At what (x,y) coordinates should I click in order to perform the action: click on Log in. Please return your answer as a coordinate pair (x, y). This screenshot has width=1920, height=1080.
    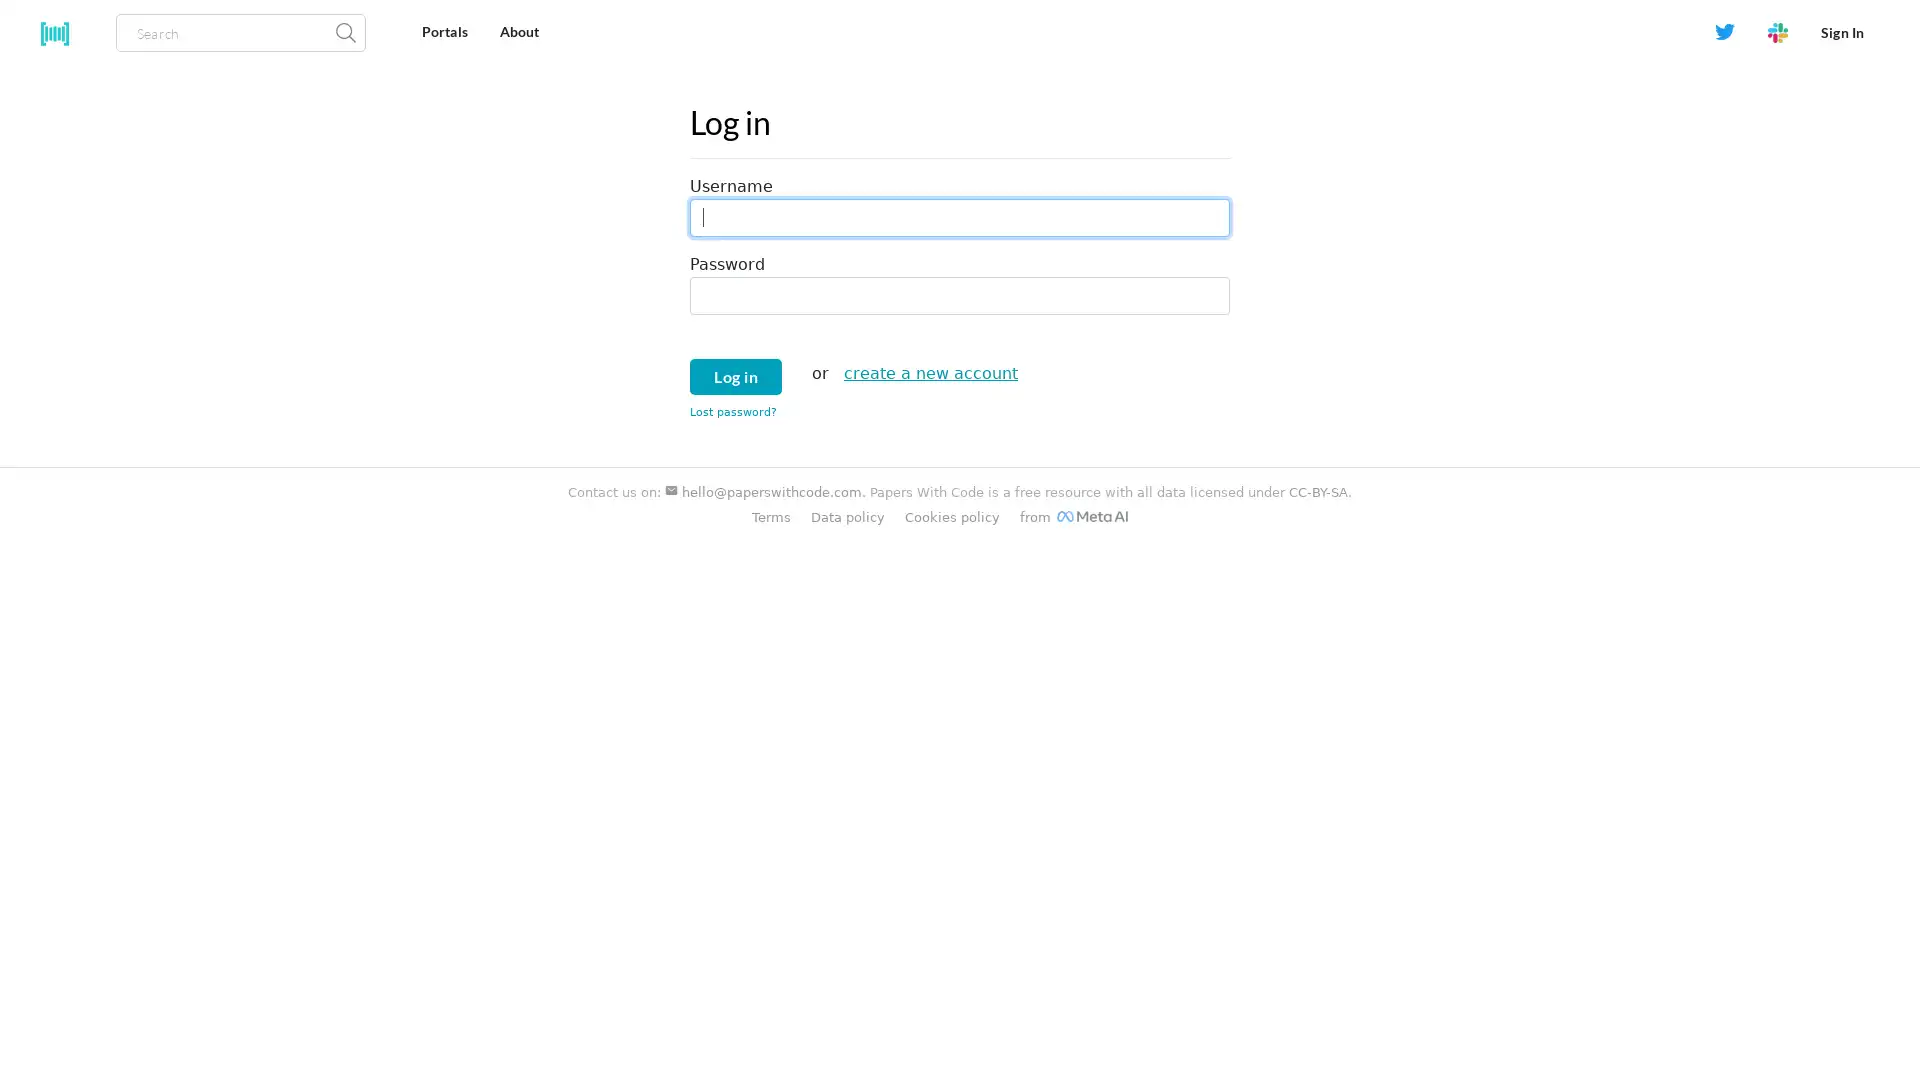
    Looking at the image, I should click on (734, 375).